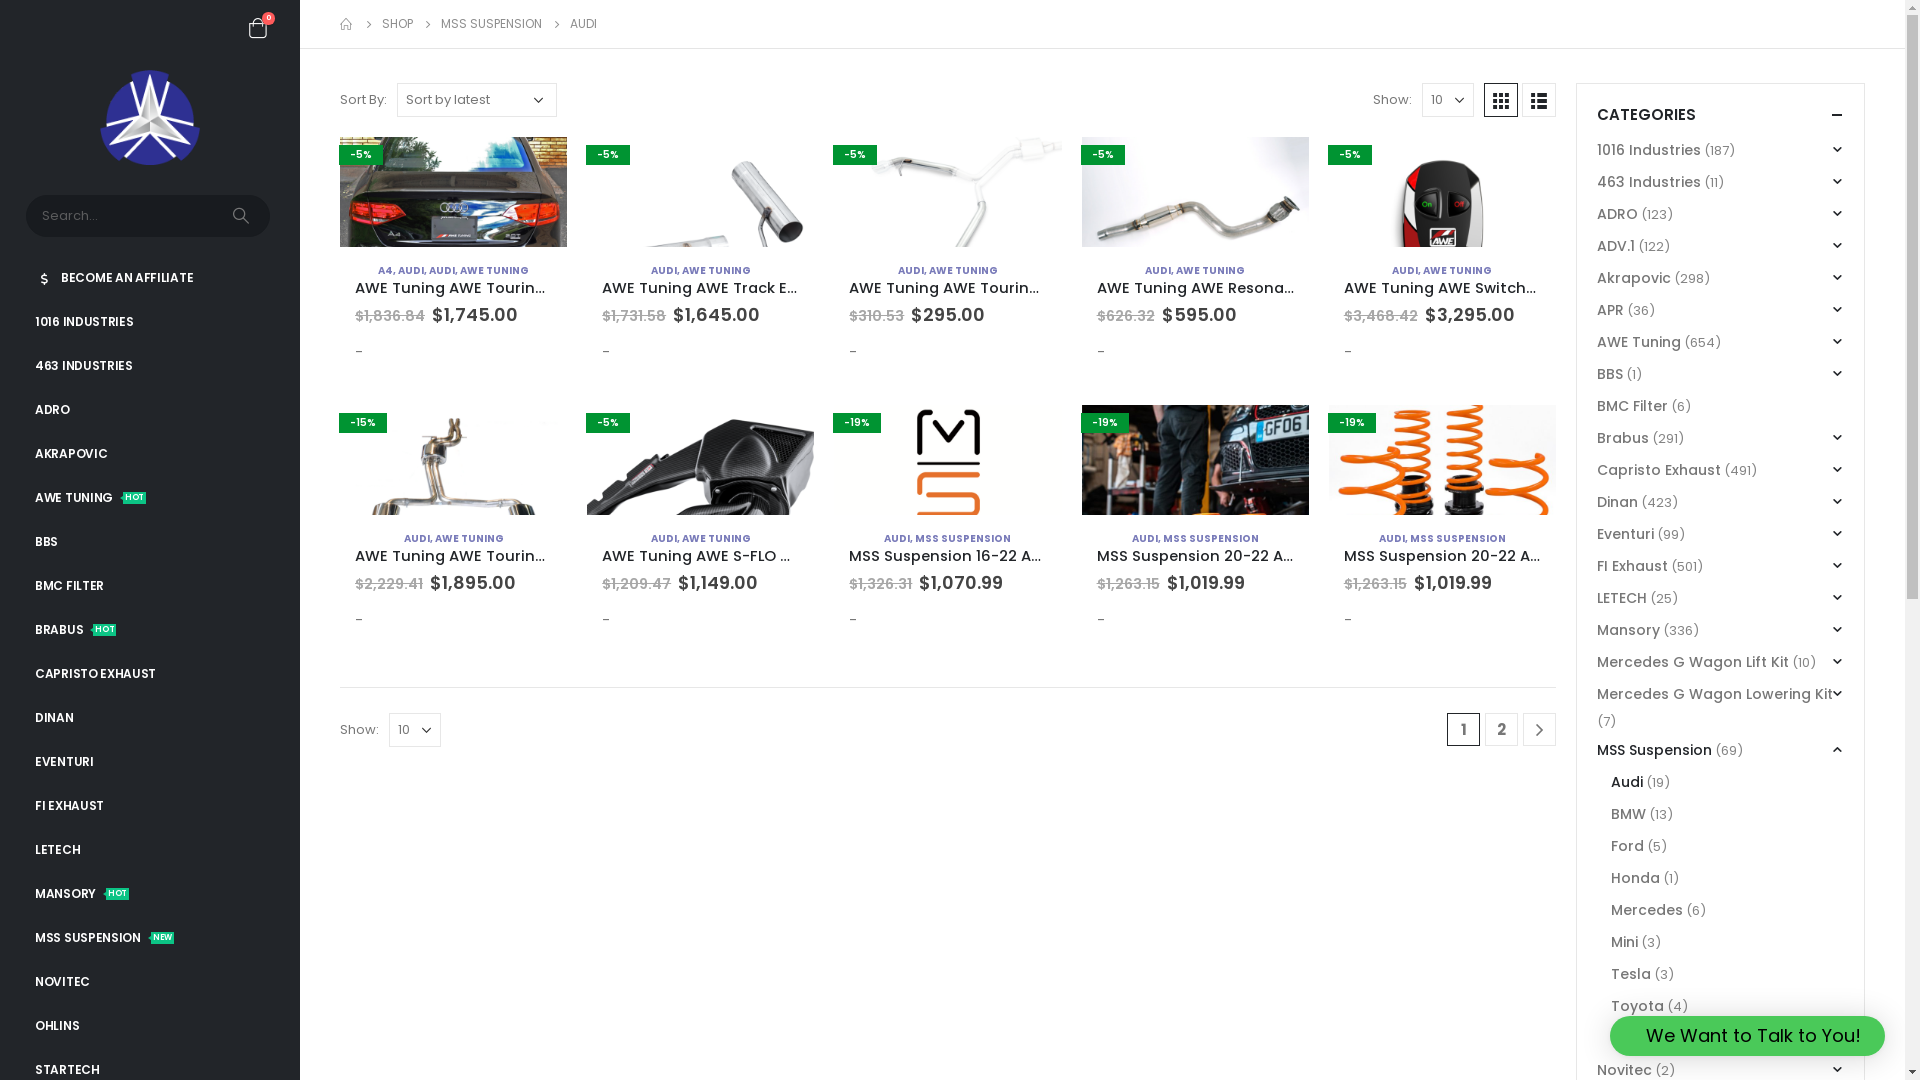 This screenshot has width=1920, height=1080. I want to click on 'AWE TUNINGHOT', so click(148, 497).